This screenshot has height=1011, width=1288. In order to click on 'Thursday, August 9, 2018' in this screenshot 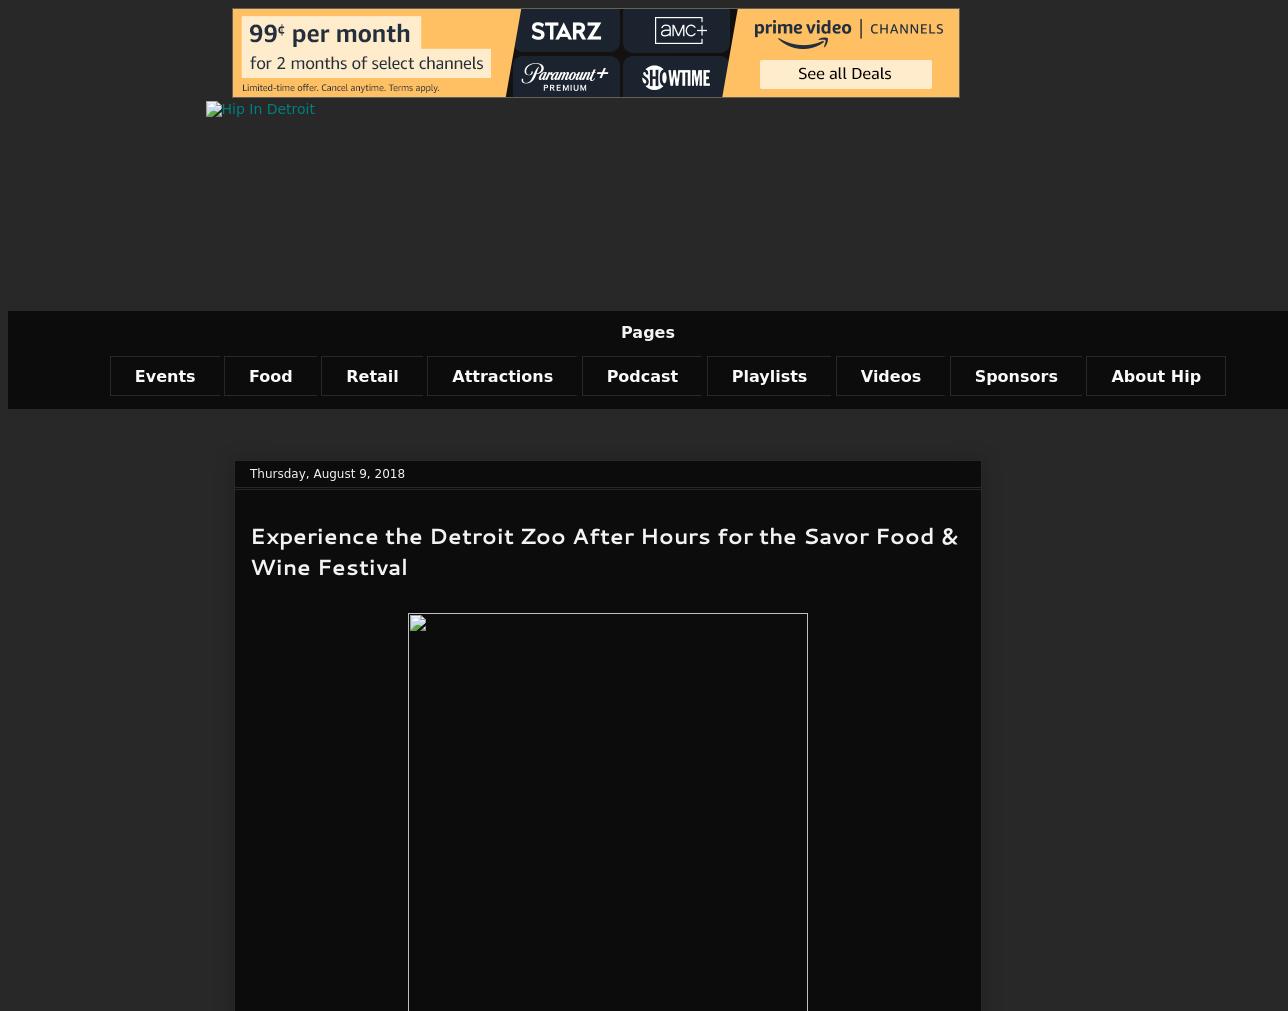, I will do `click(250, 472)`.